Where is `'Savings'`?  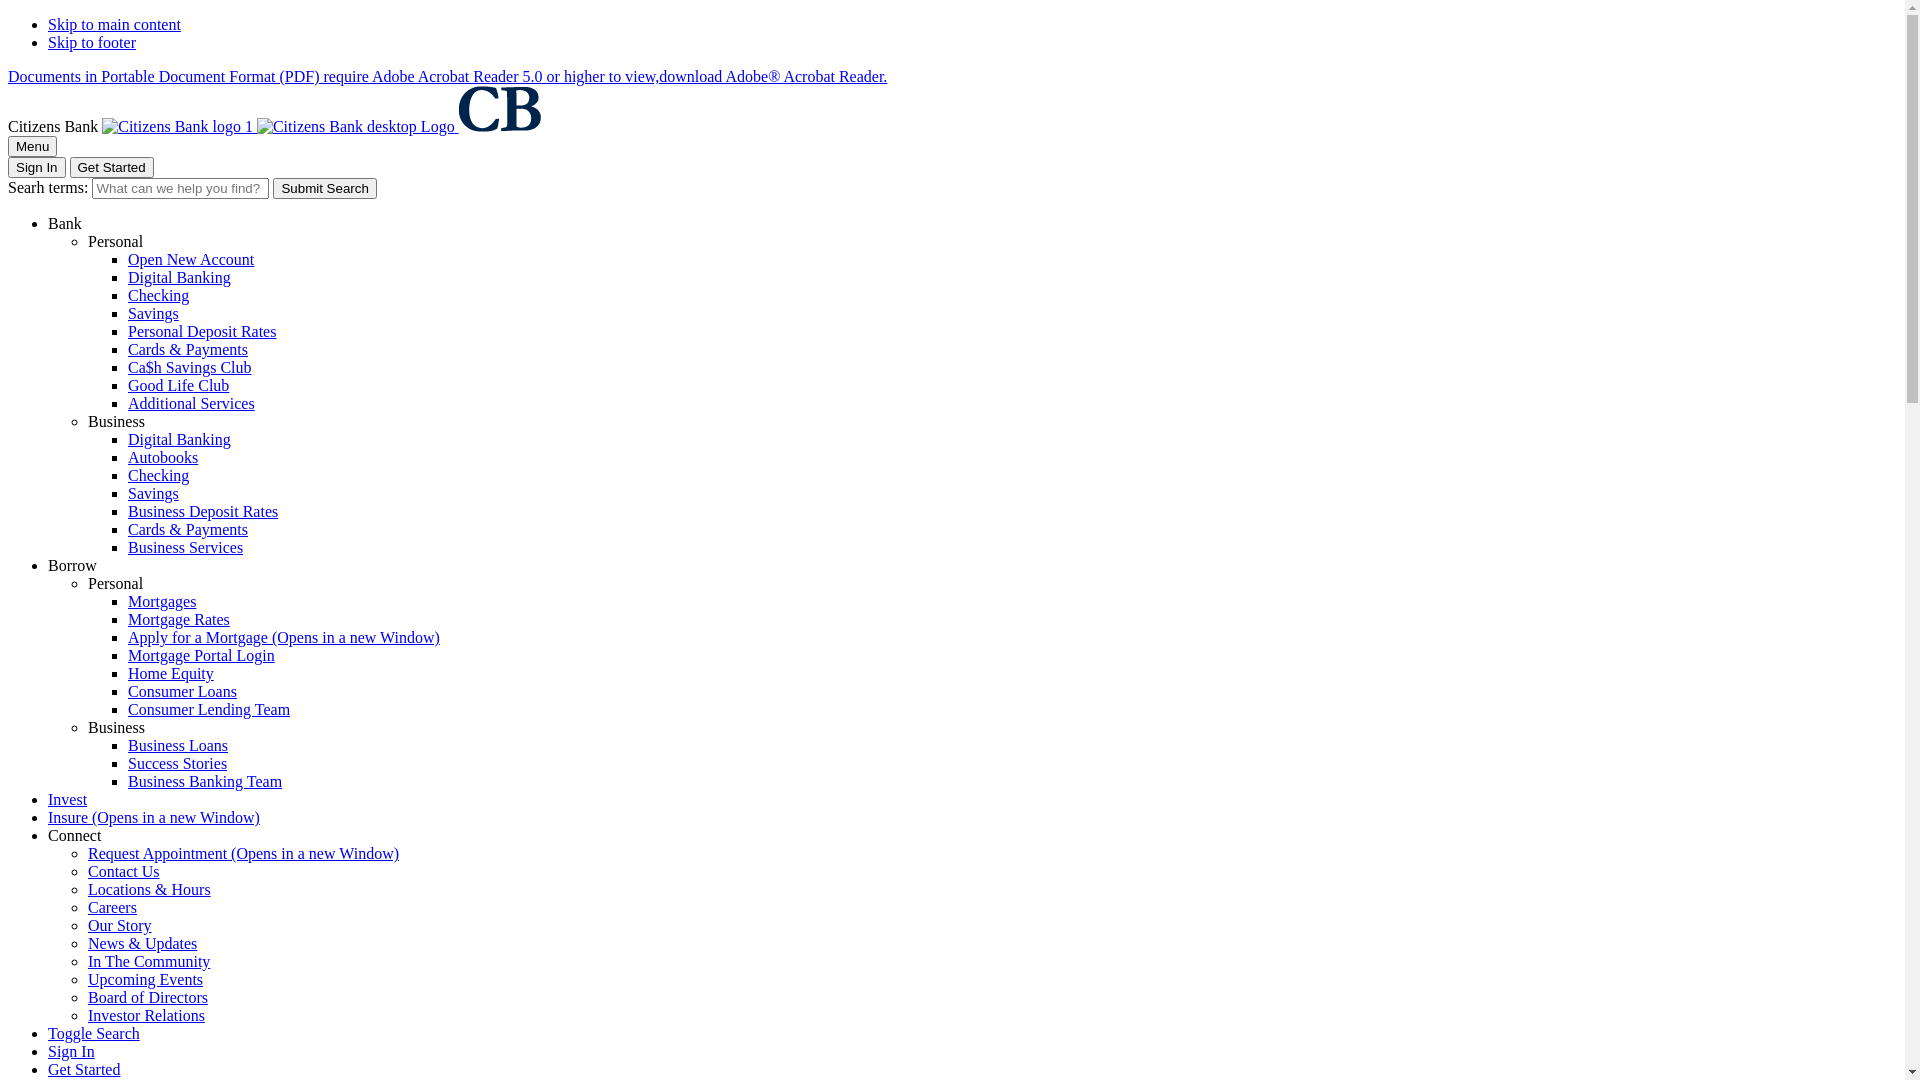 'Savings' is located at coordinates (152, 493).